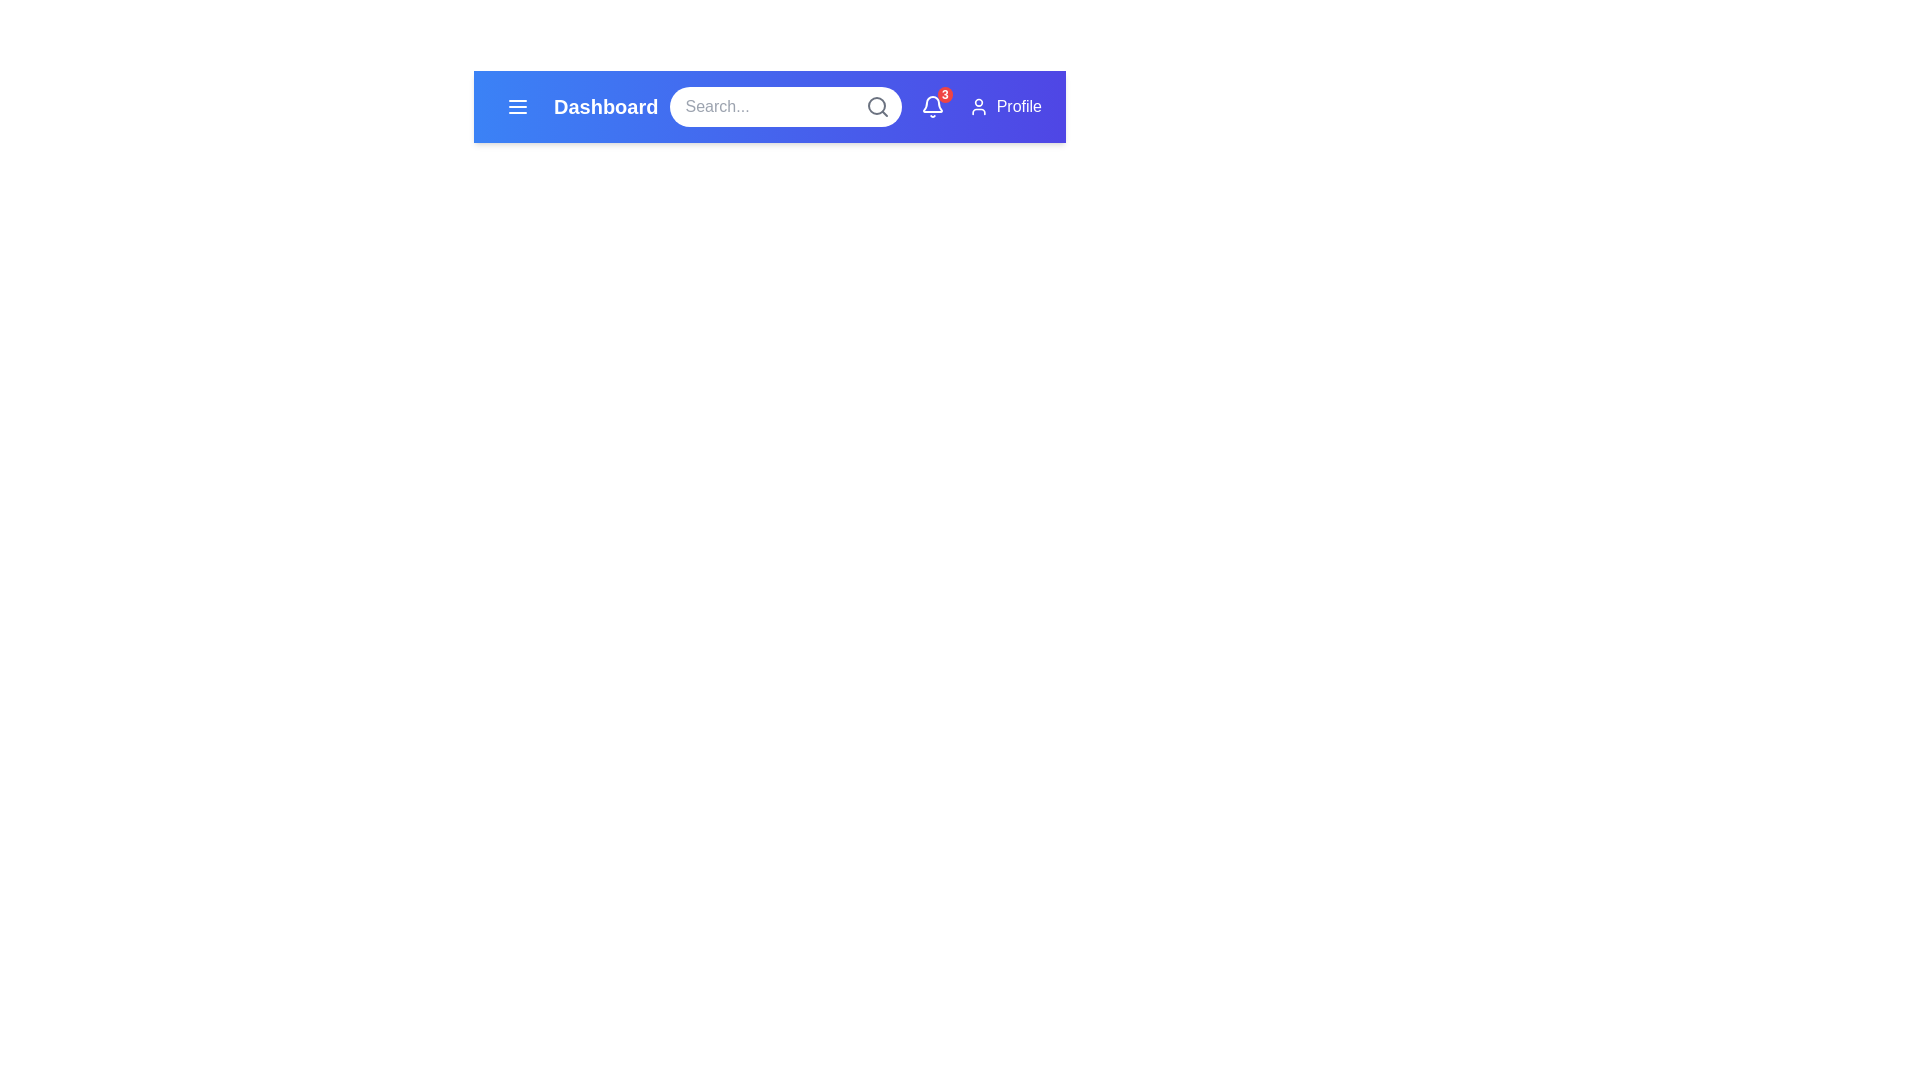  I want to click on the red circular badge with the text '3' inside it, which is visually associated with a notification bell icon located at the top-right corner of the bell icon, so click(944, 95).